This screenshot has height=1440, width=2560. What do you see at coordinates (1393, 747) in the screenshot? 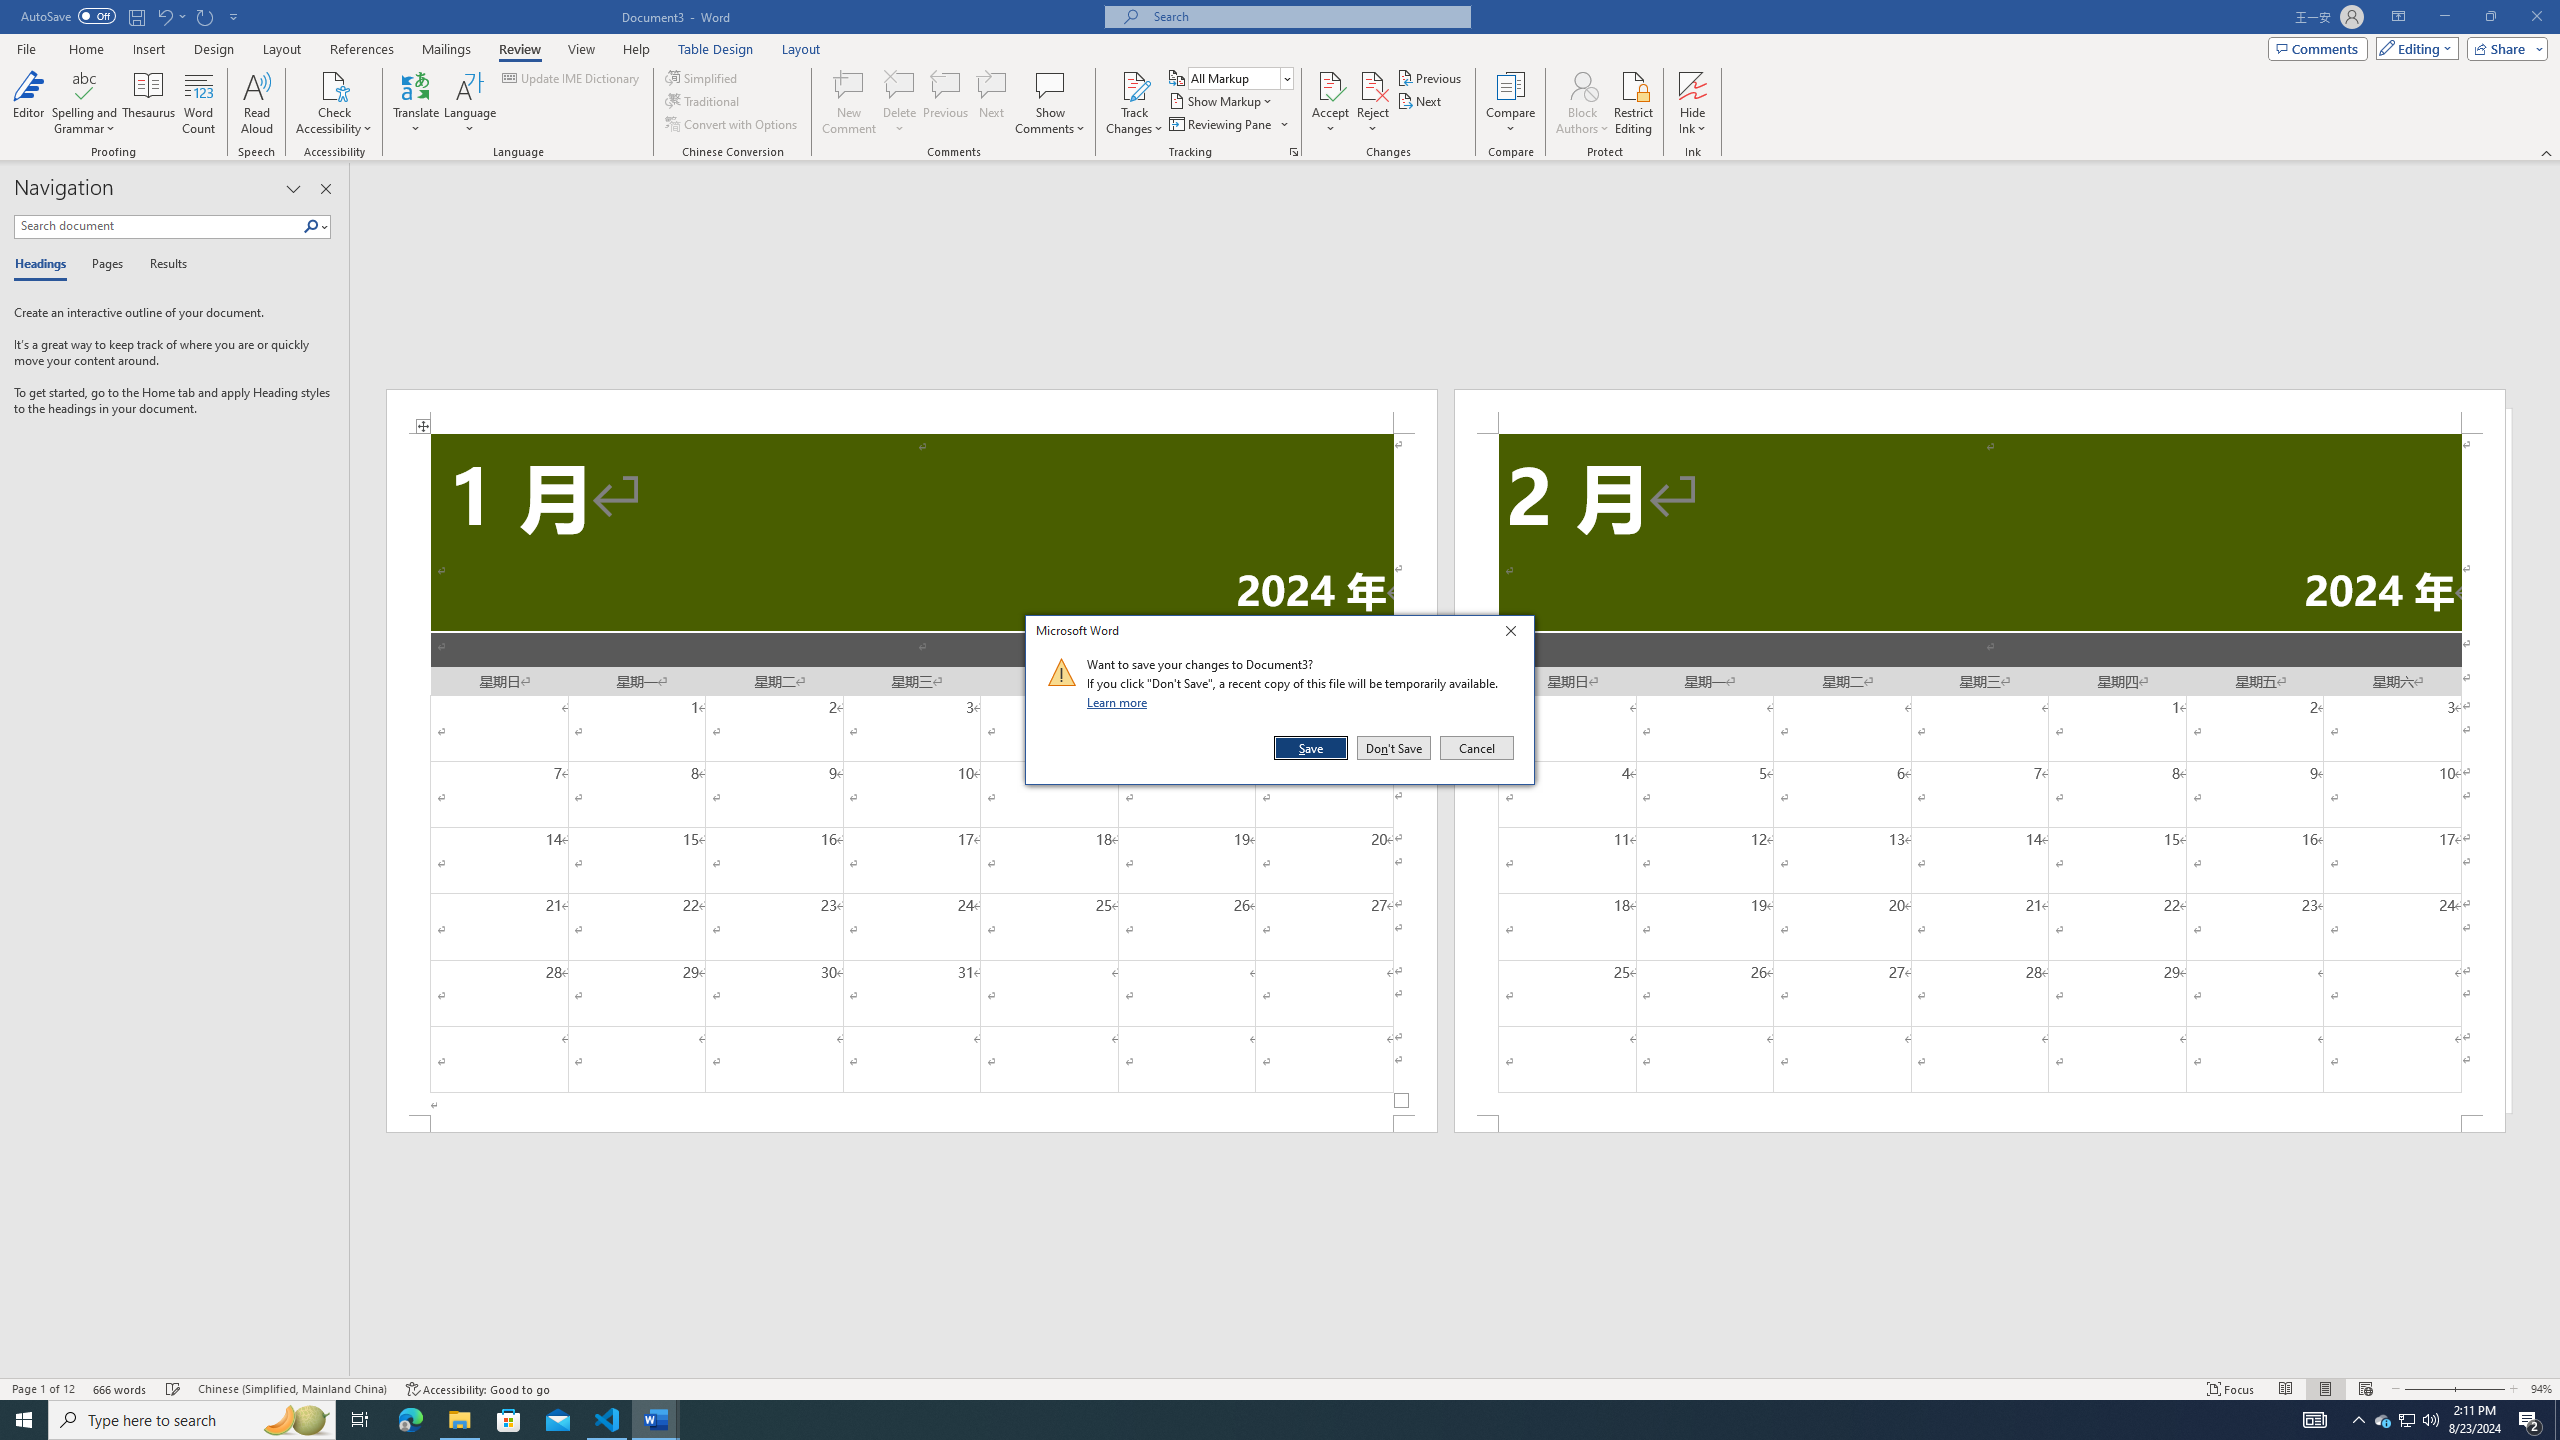
I see `'Don'` at bounding box center [1393, 747].